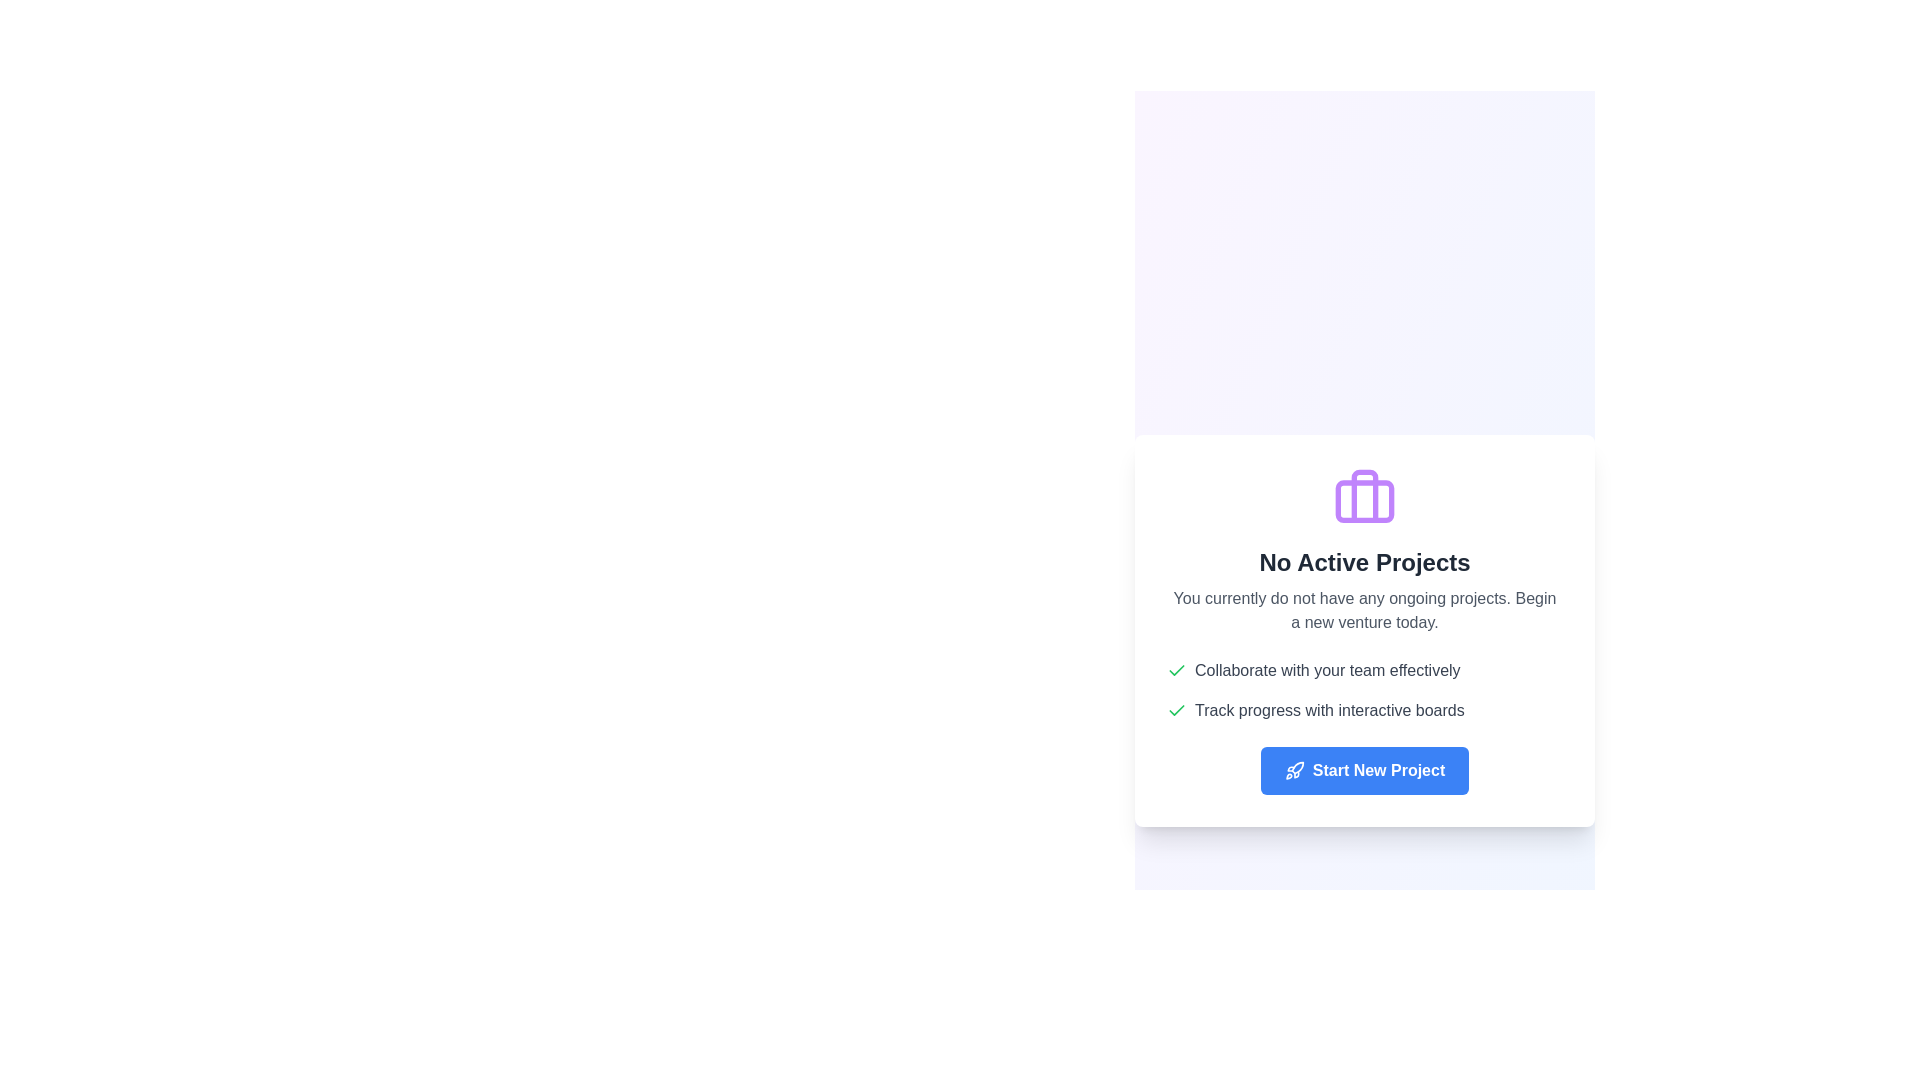  I want to click on the text label that reads 'Track progress with interactive boards', located beneath 'Collaborate with your team effectively' and above the 'Start New Project' button in the card titled 'No Active Projects', so click(1329, 709).